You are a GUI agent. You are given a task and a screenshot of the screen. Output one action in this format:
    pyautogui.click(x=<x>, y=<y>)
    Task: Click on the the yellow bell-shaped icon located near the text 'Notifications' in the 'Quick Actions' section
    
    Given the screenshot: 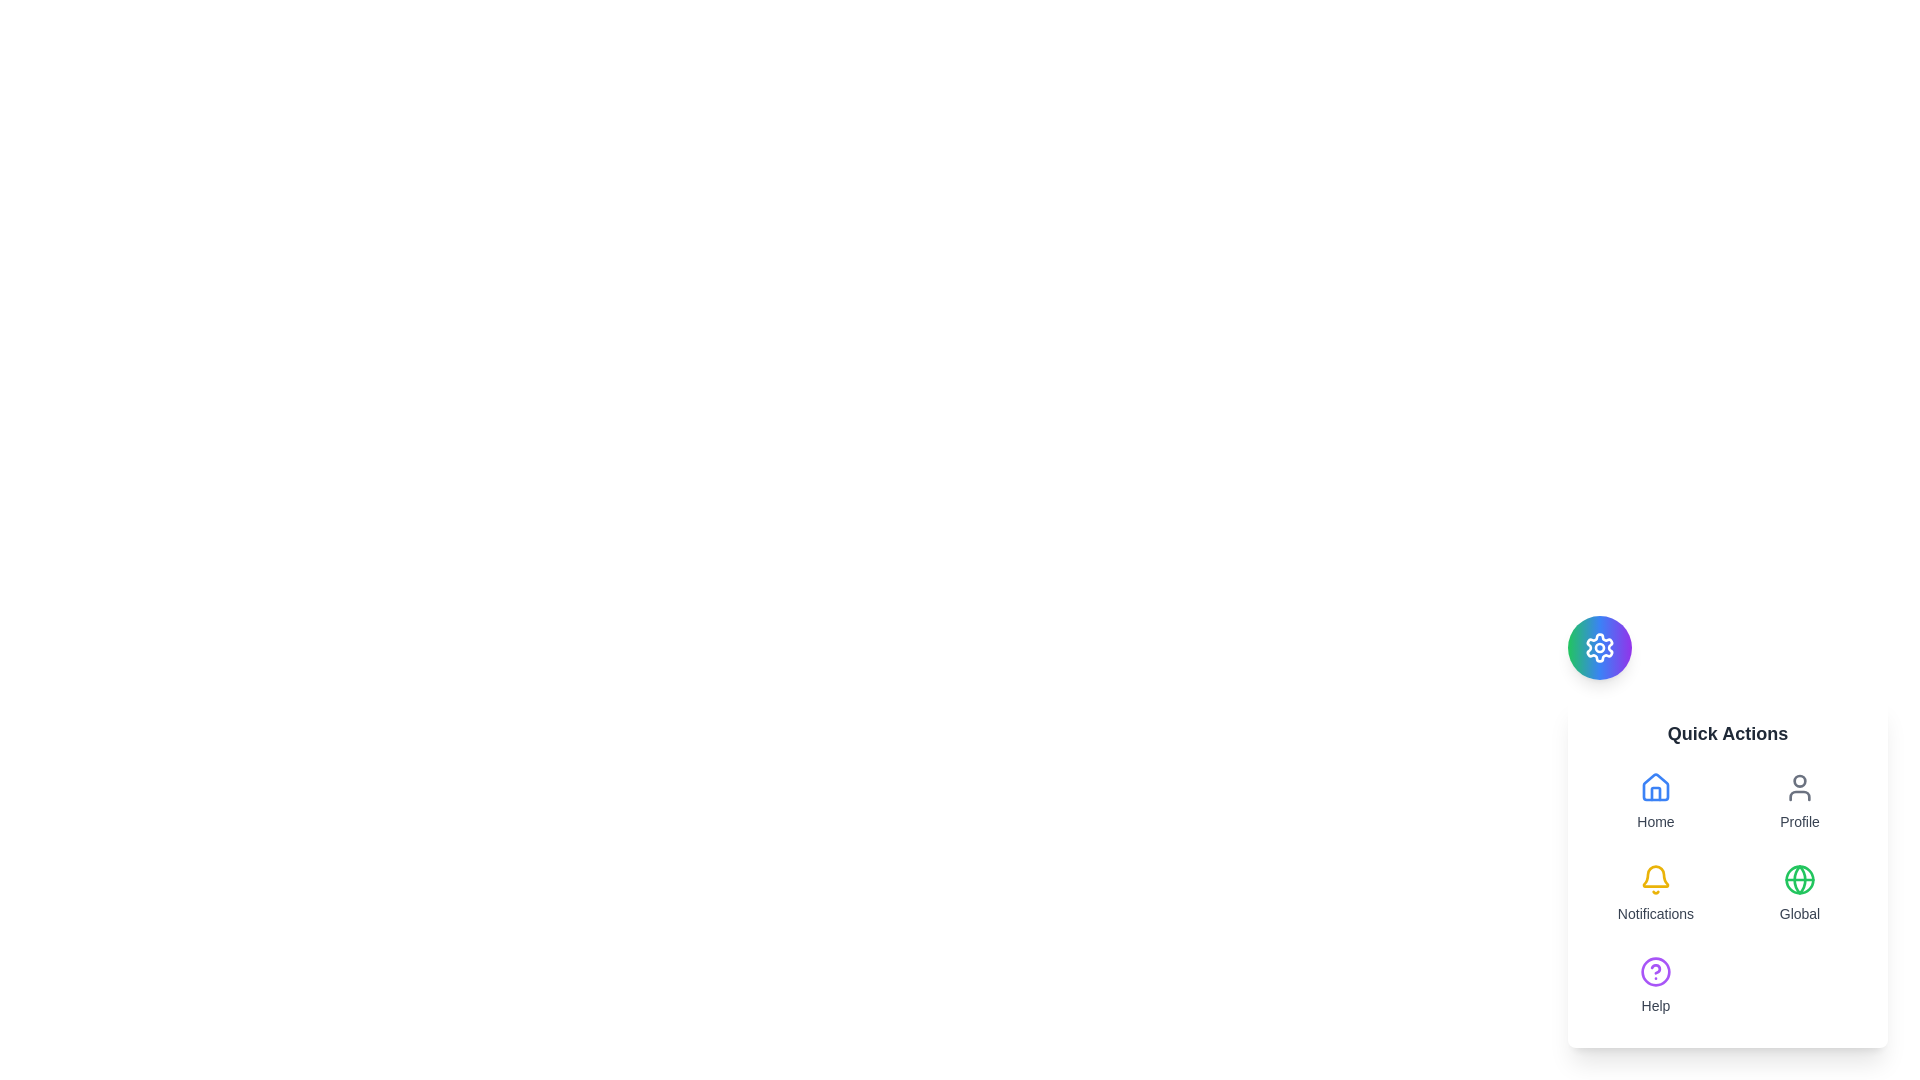 What is the action you would take?
    pyautogui.click(x=1656, y=878)
    